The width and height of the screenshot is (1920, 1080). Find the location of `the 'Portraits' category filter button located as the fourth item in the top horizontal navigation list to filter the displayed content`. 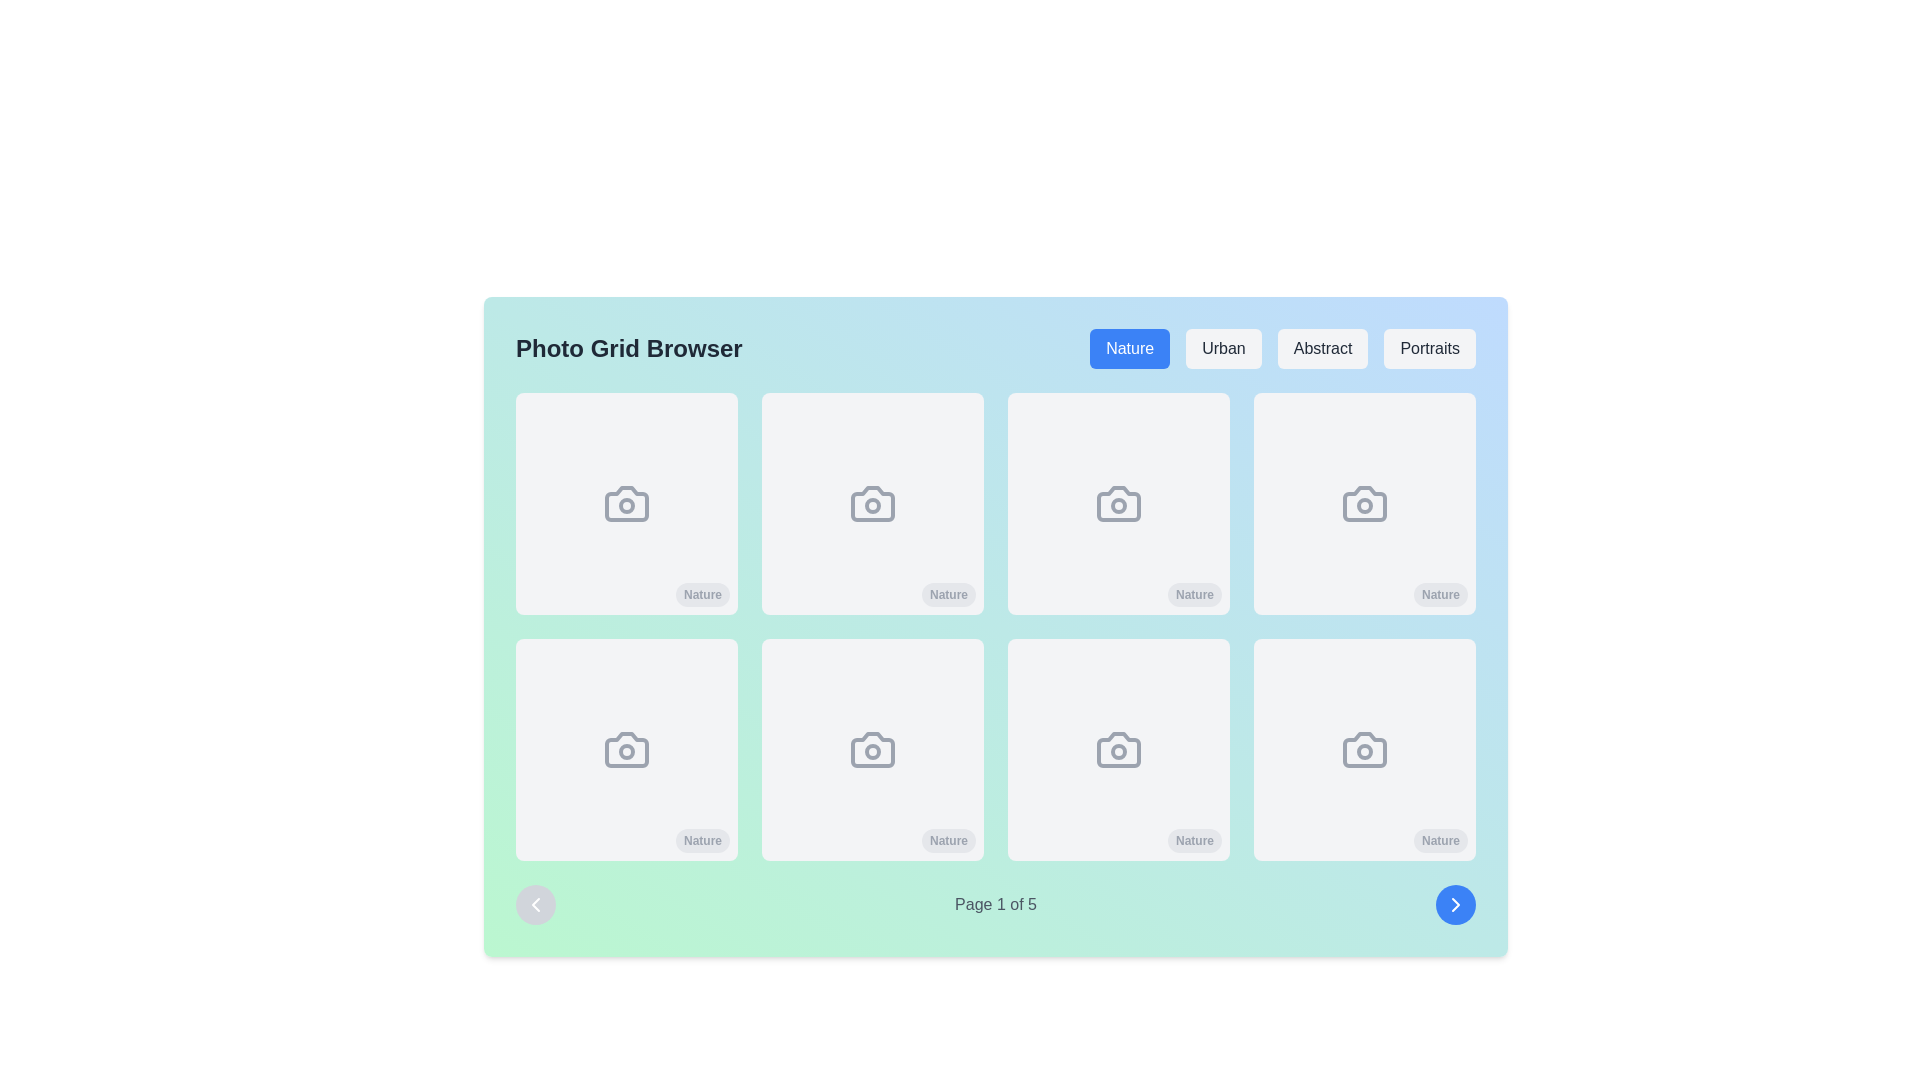

the 'Portraits' category filter button located as the fourth item in the top horizontal navigation list to filter the displayed content is located at coordinates (1429, 347).